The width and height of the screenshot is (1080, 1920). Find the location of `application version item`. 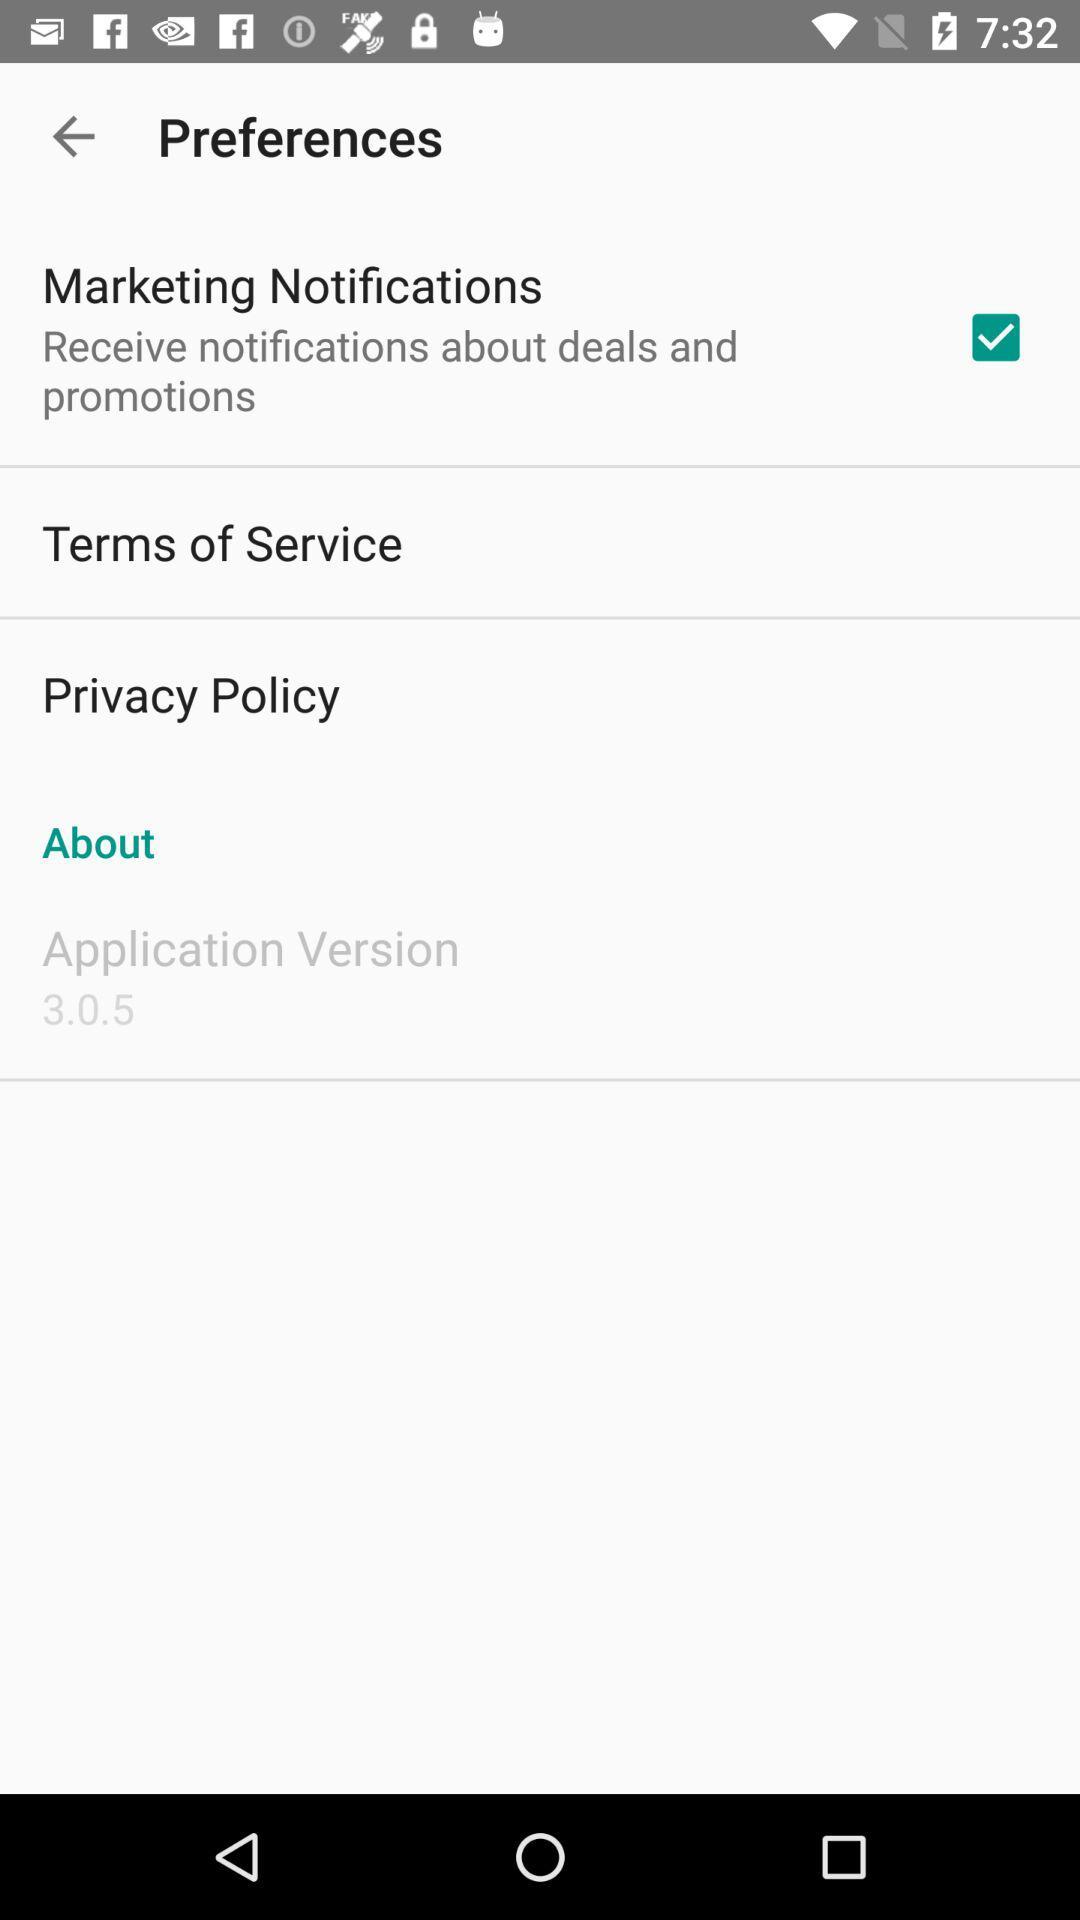

application version item is located at coordinates (249, 946).